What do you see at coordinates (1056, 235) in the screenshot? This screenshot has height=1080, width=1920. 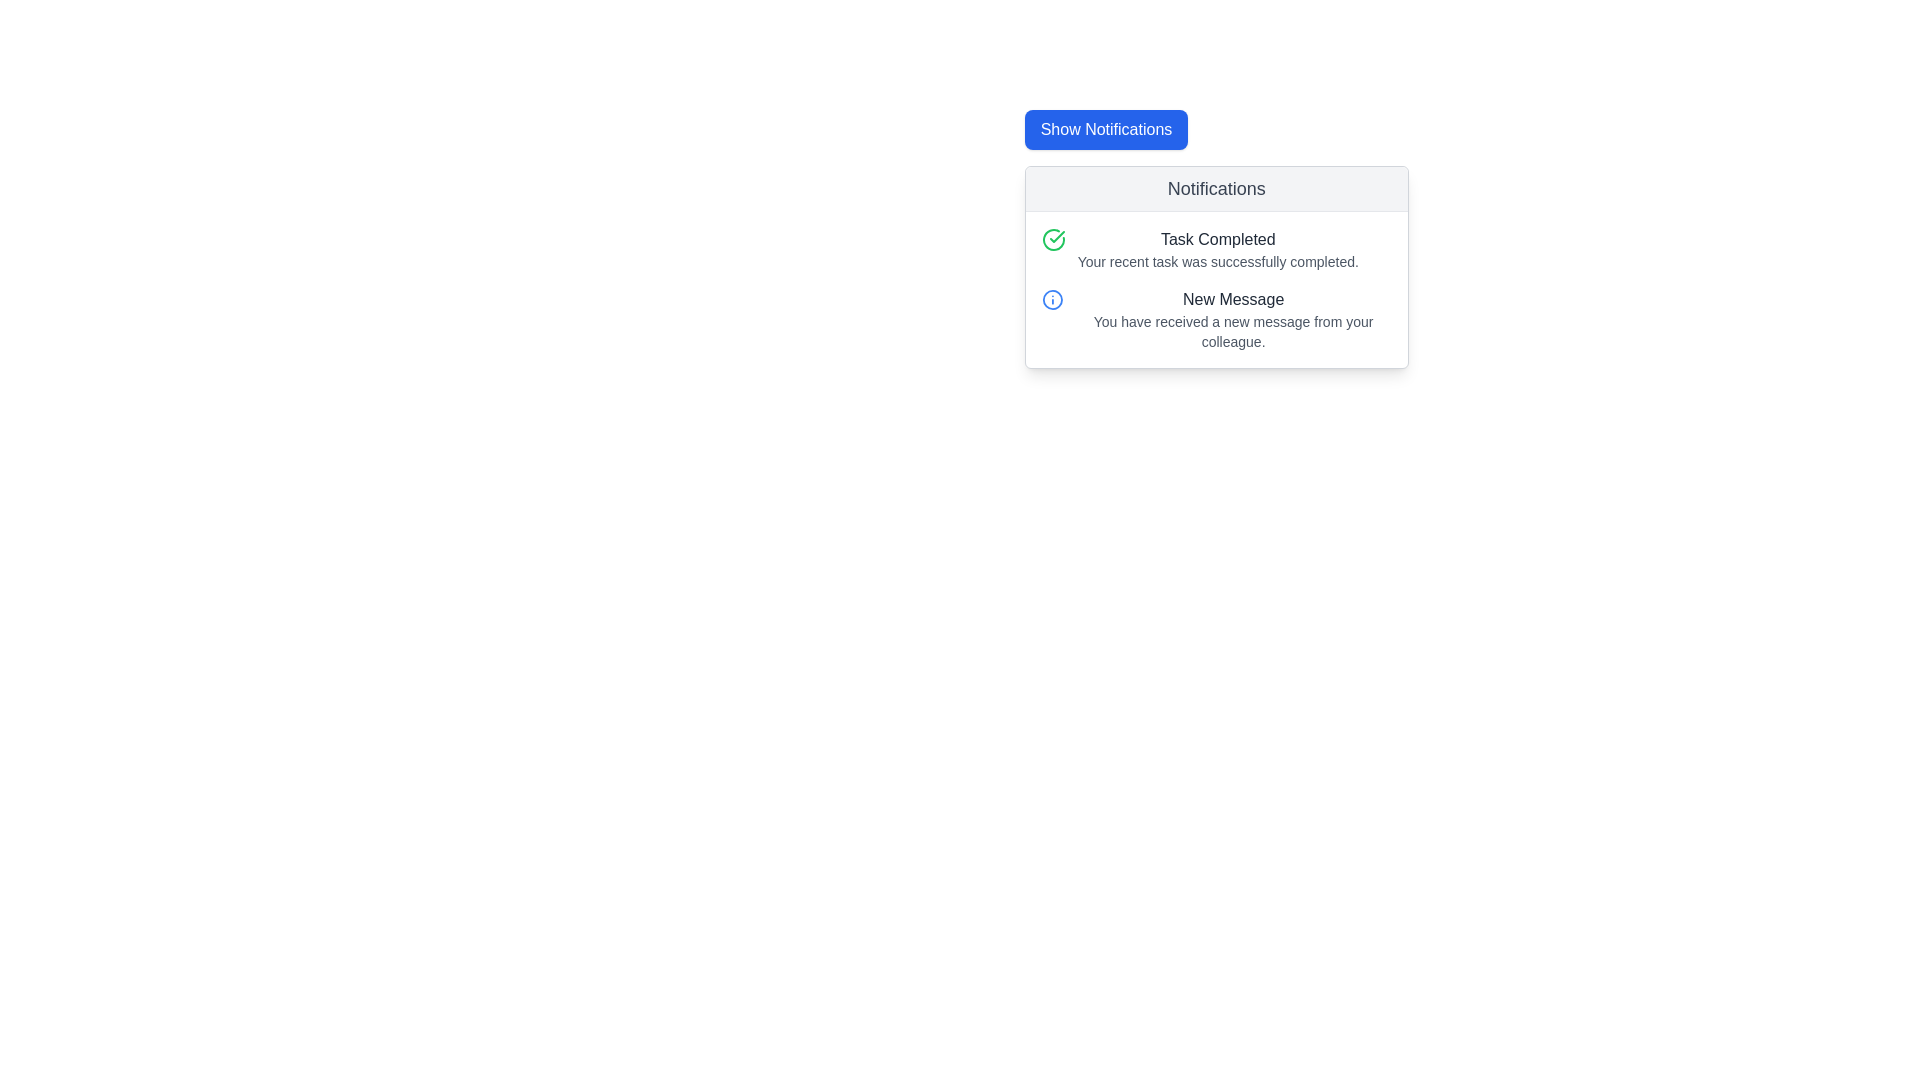 I see `the inner checkmark within the green circular icon located to the left of the 'Task Completed' notification text` at bounding box center [1056, 235].